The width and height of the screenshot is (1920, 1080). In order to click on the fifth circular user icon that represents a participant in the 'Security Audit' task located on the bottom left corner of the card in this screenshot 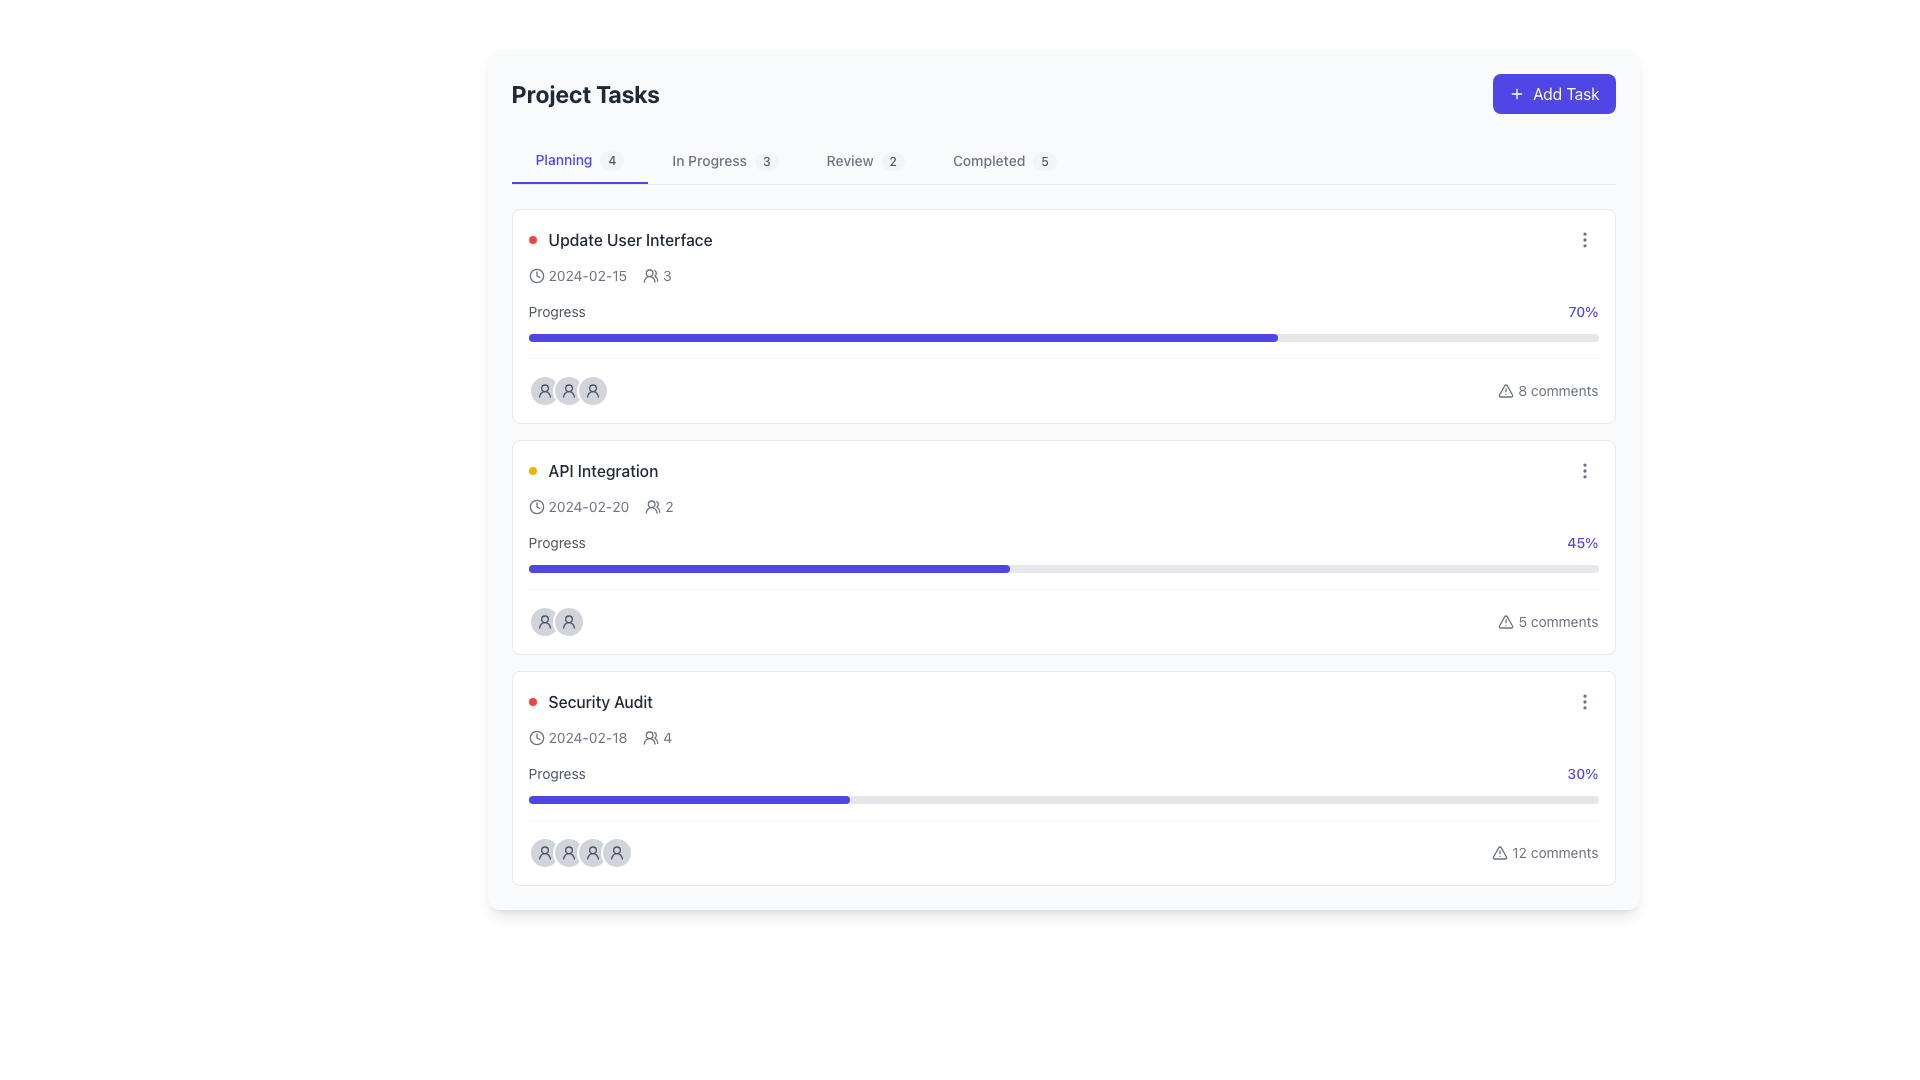, I will do `click(615, 852)`.